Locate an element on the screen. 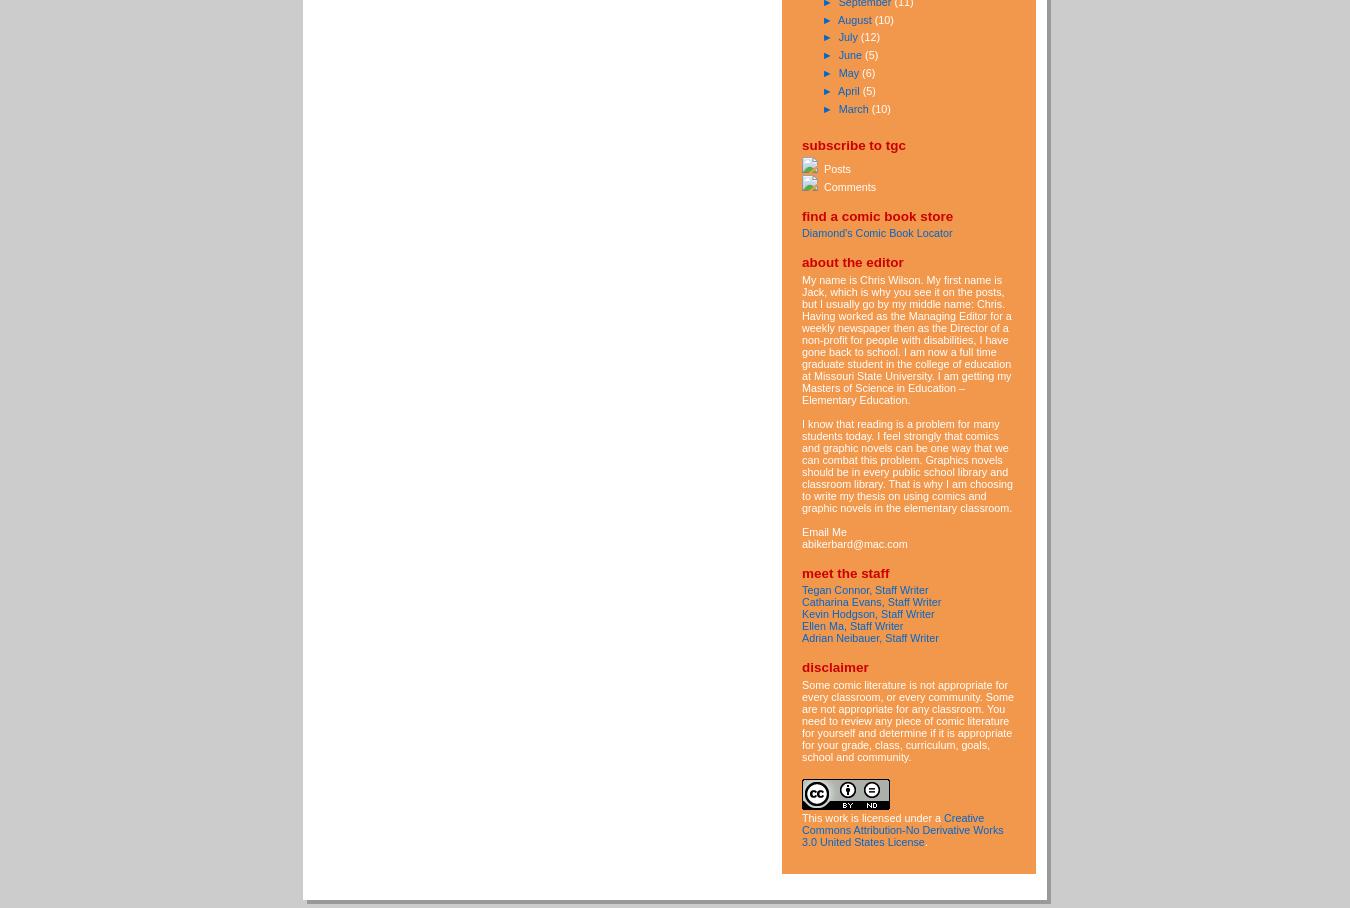  'March' is located at coordinates (854, 106).